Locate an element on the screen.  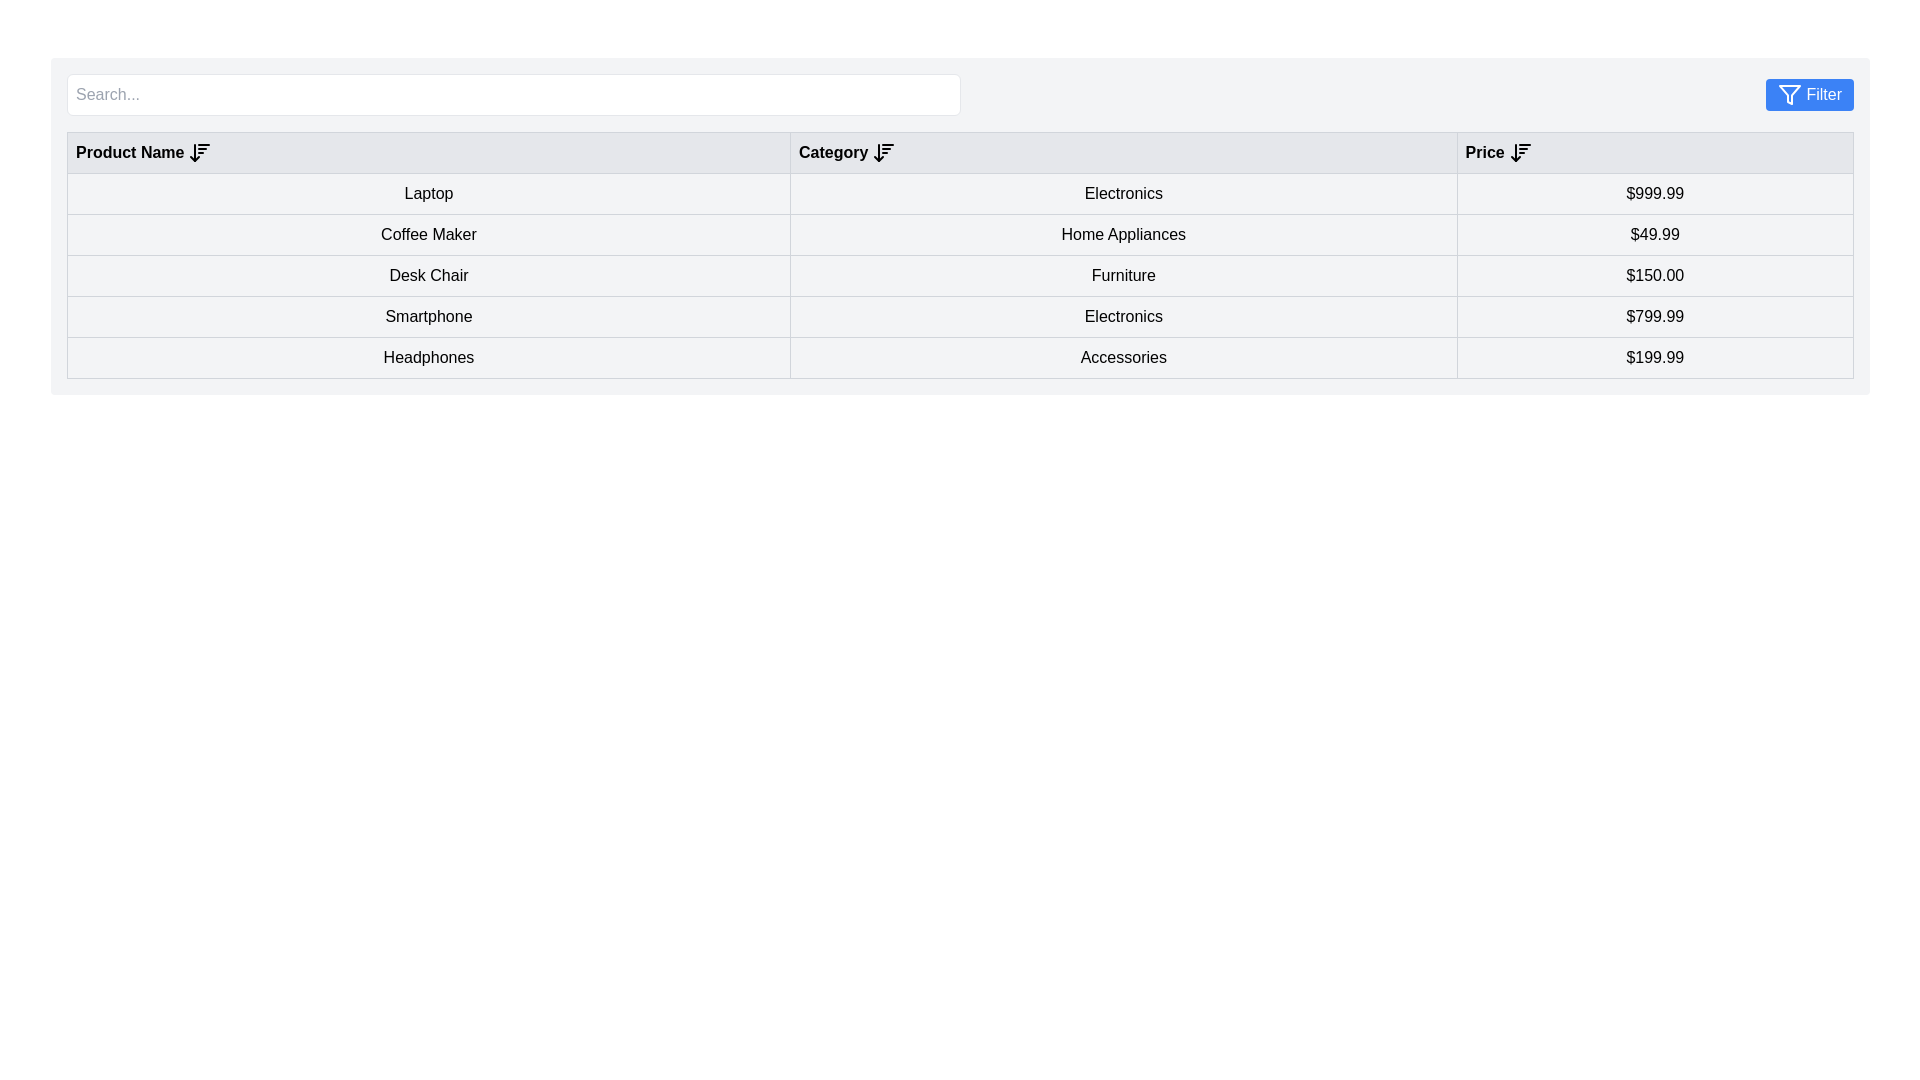
the static text element displaying the price '$199.99', which is styled with a border and light gray background, located in the last column of the product 'Headphones' data row is located at coordinates (1655, 357).